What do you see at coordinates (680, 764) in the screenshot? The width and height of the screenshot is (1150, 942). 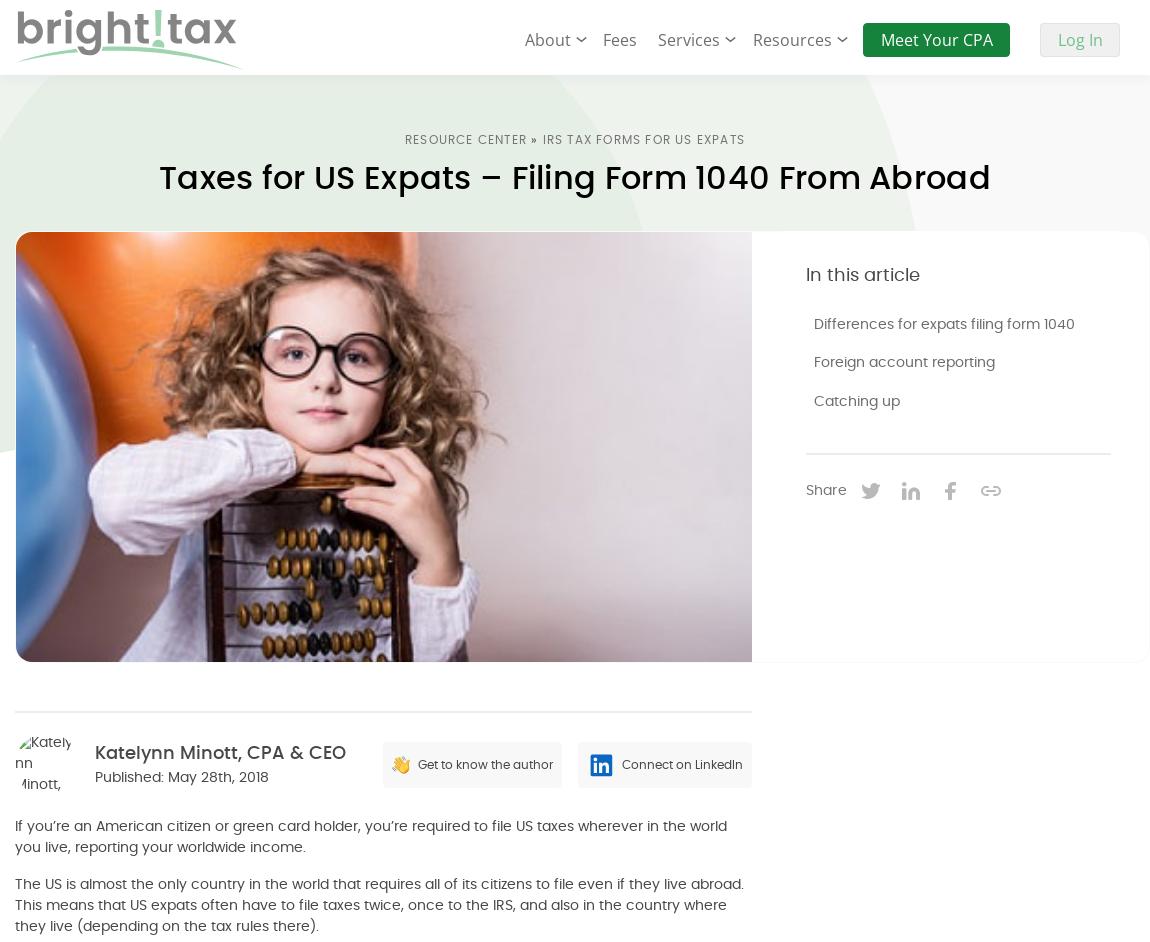 I see `'Connect on LinkedIn'` at bounding box center [680, 764].